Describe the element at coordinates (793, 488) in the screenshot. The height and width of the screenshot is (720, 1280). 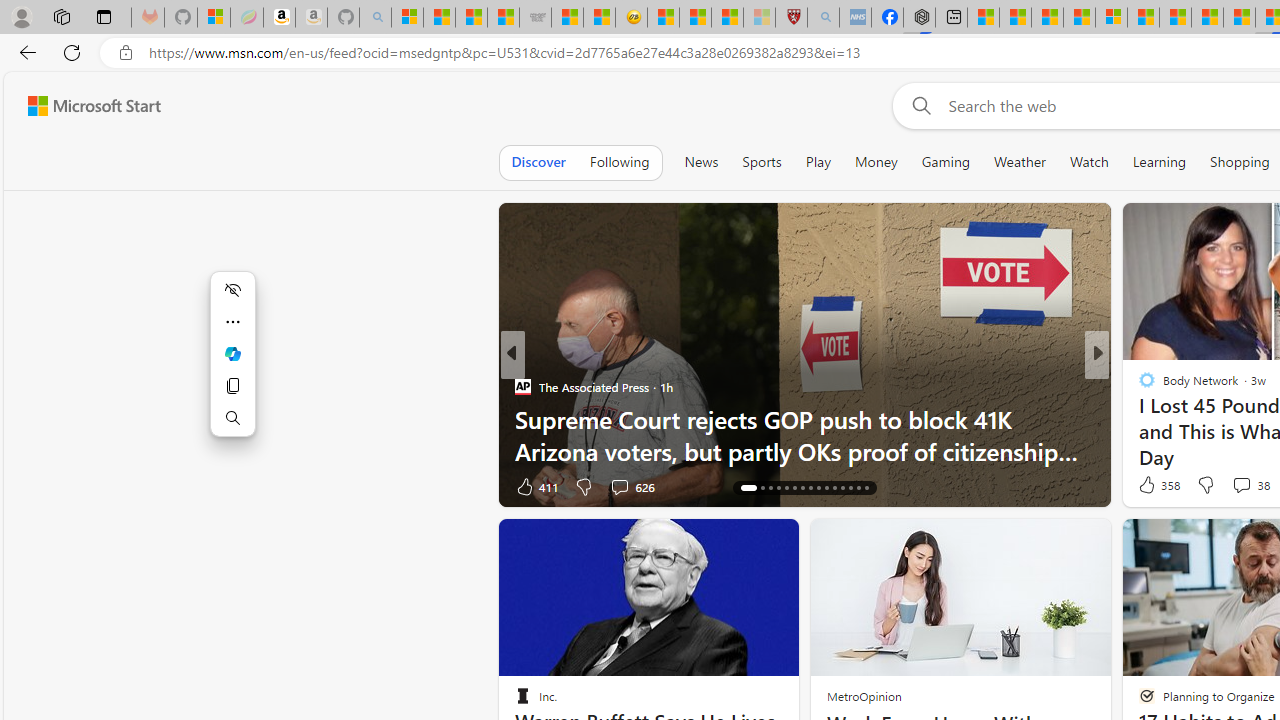
I see `'AutomationID: tab-21'` at that location.